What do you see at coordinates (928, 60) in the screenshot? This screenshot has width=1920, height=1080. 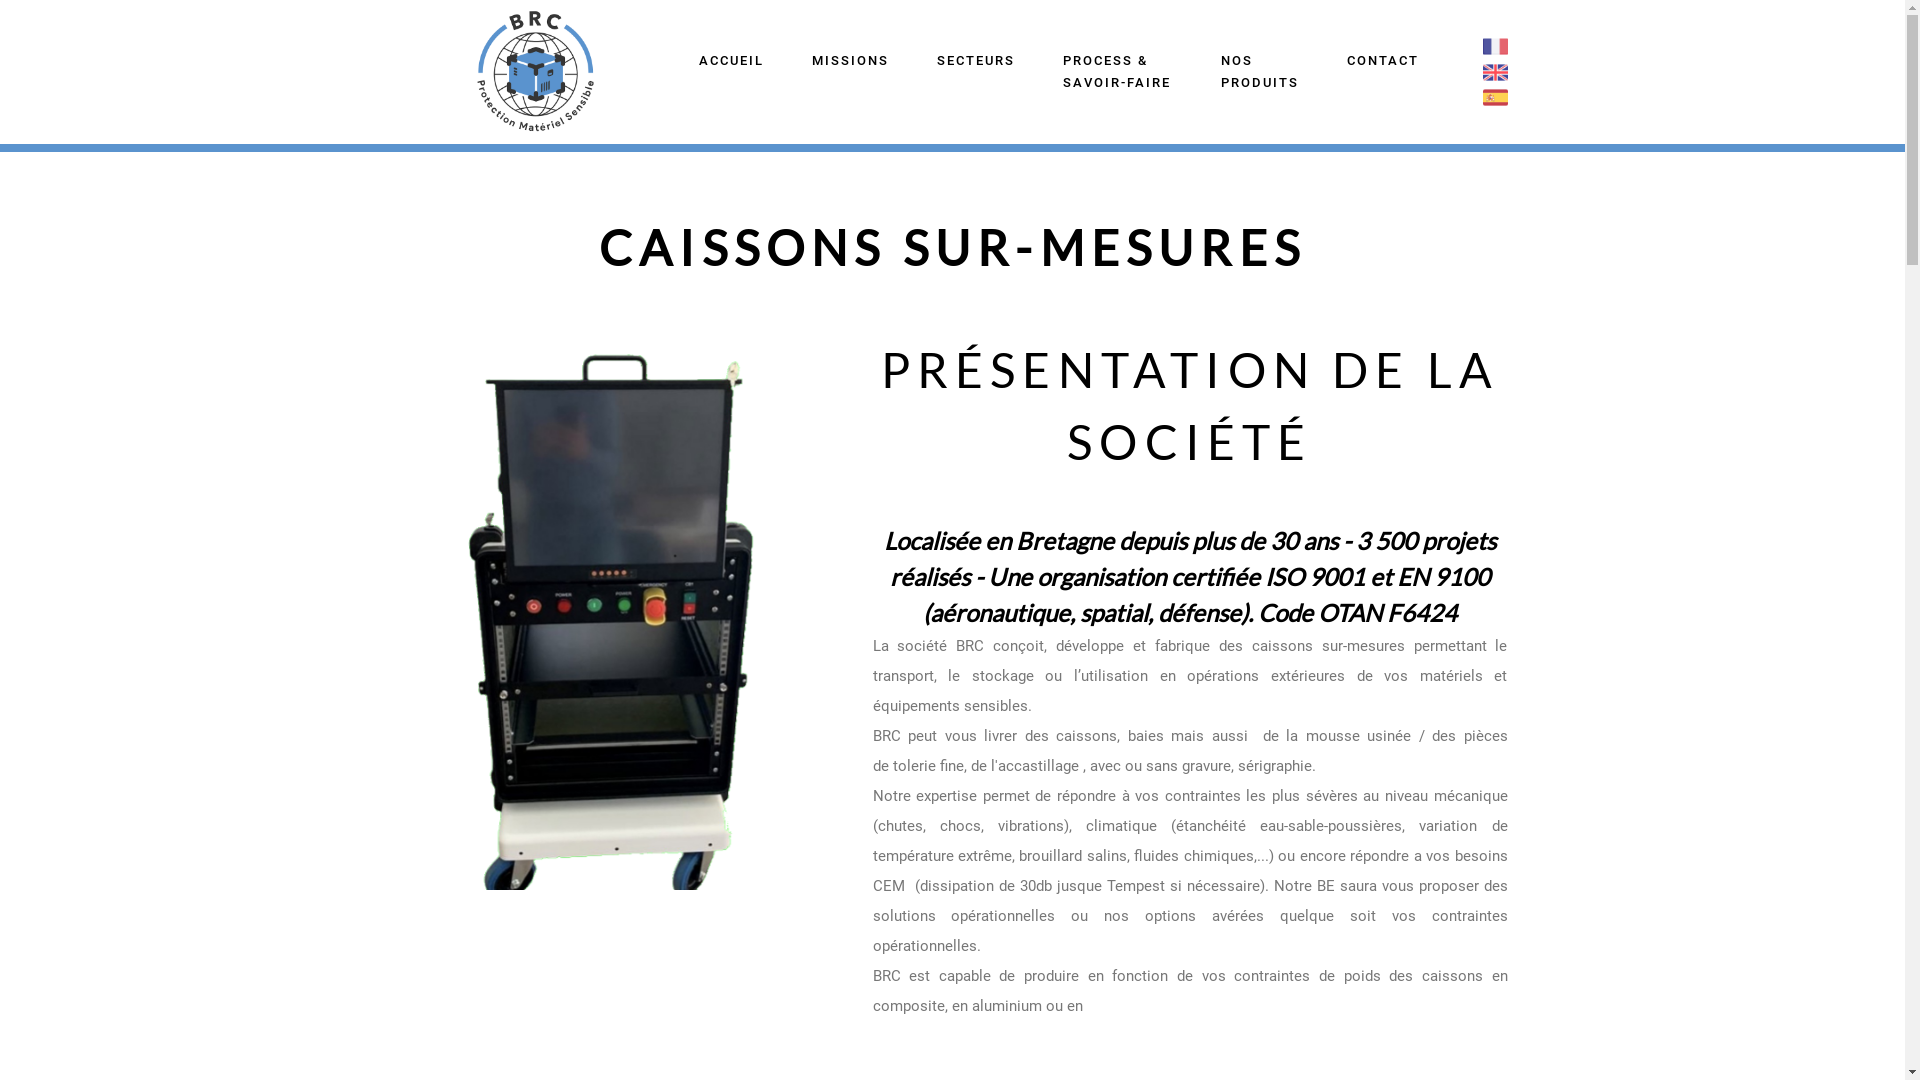 I see `'SECTEURS'` at bounding box center [928, 60].